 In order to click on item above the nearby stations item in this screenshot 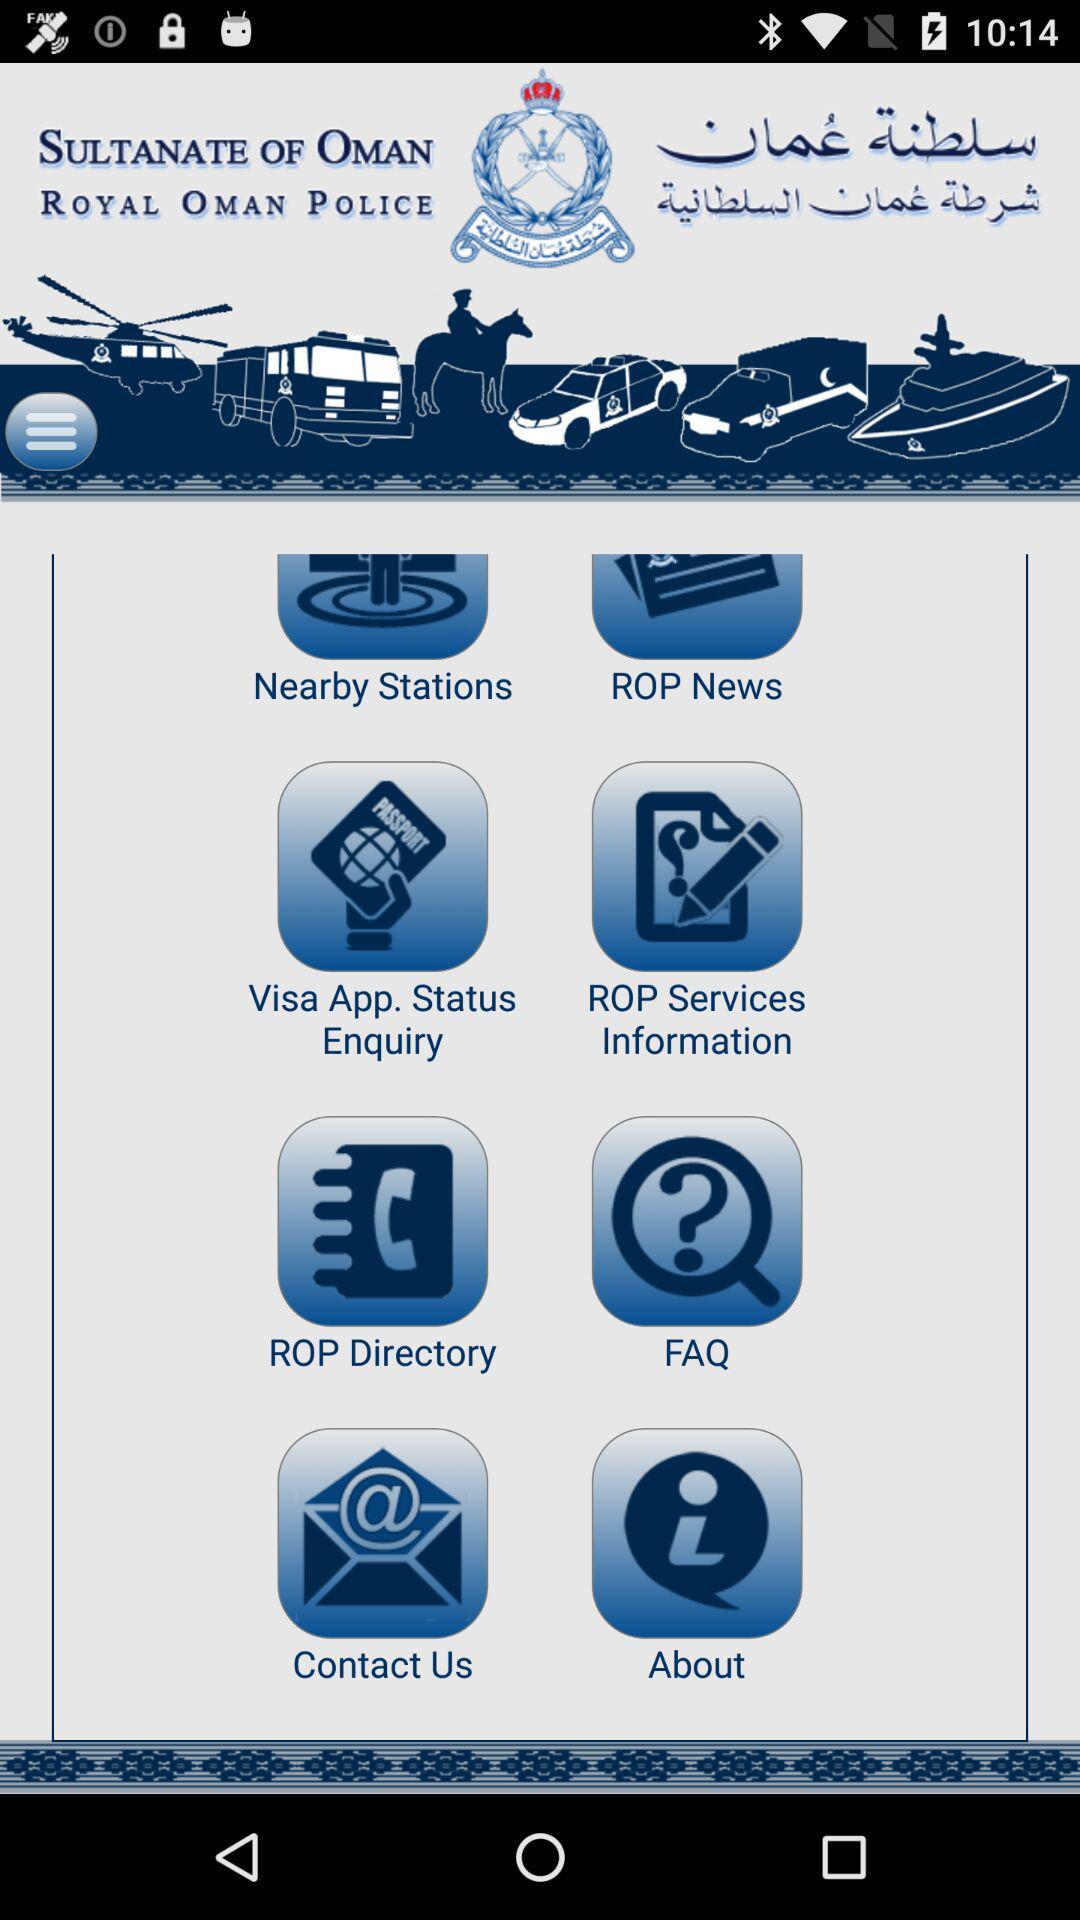, I will do `click(382, 606)`.